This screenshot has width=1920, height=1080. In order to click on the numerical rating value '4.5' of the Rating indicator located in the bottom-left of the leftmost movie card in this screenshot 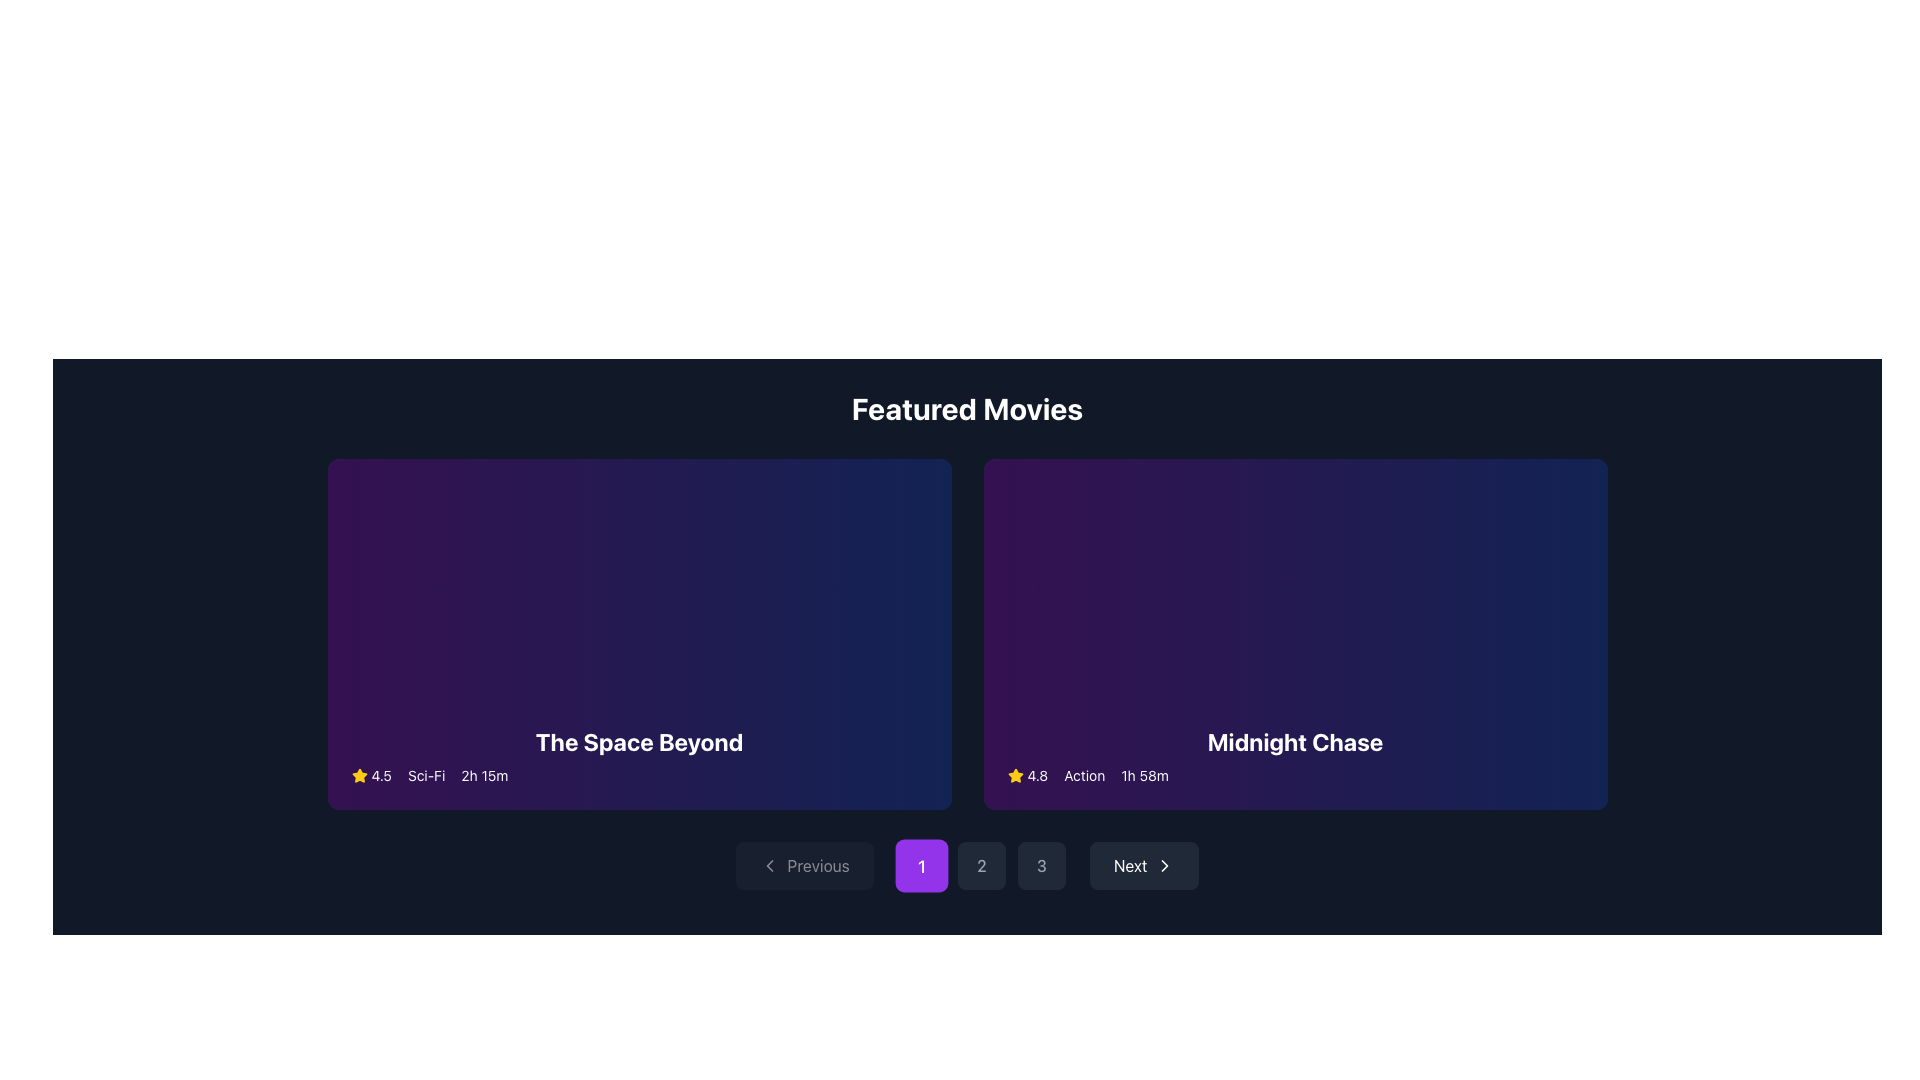, I will do `click(371, 774)`.